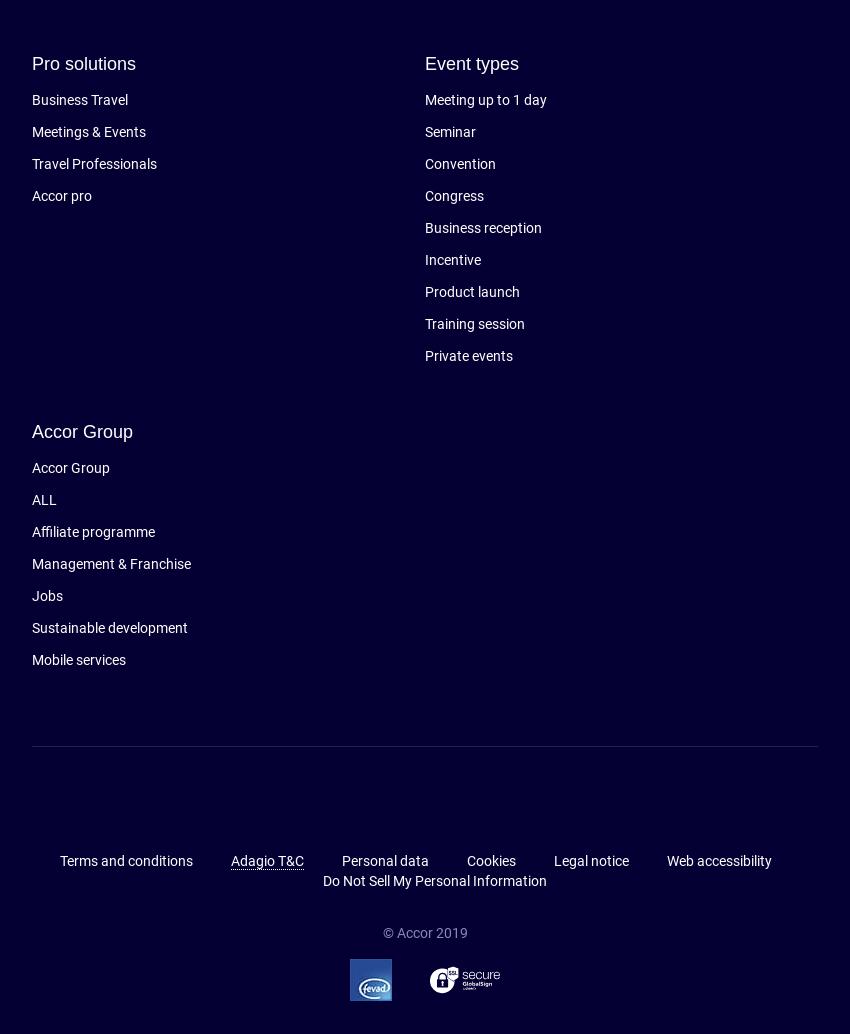 This screenshot has width=850, height=1034. What do you see at coordinates (483, 227) in the screenshot?
I see `'Business reception'` at bounding box center [483, 227].